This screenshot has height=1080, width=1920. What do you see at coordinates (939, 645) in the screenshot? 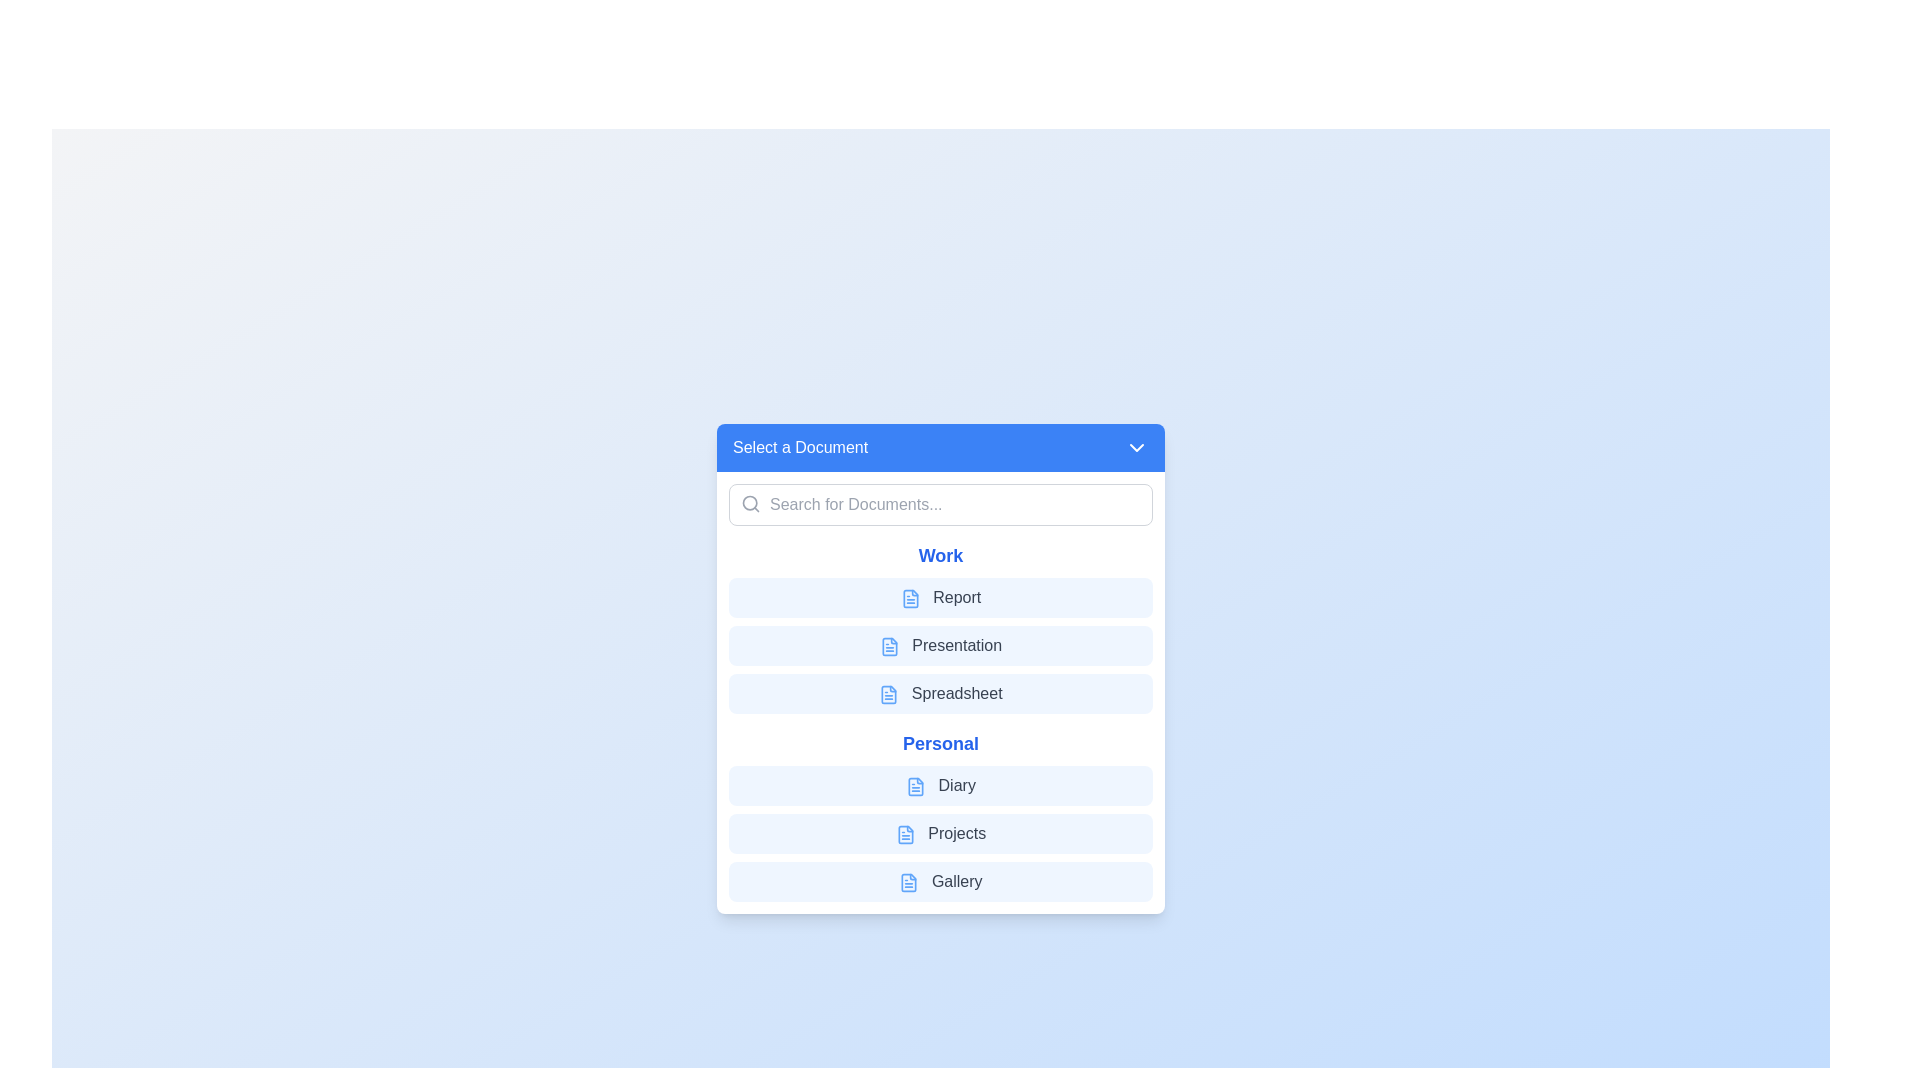
I see `the rectangular button labeled 'Presentation' with a light blue background and a document icon, located under the 'Work' category` at bounding box center [939, 645].